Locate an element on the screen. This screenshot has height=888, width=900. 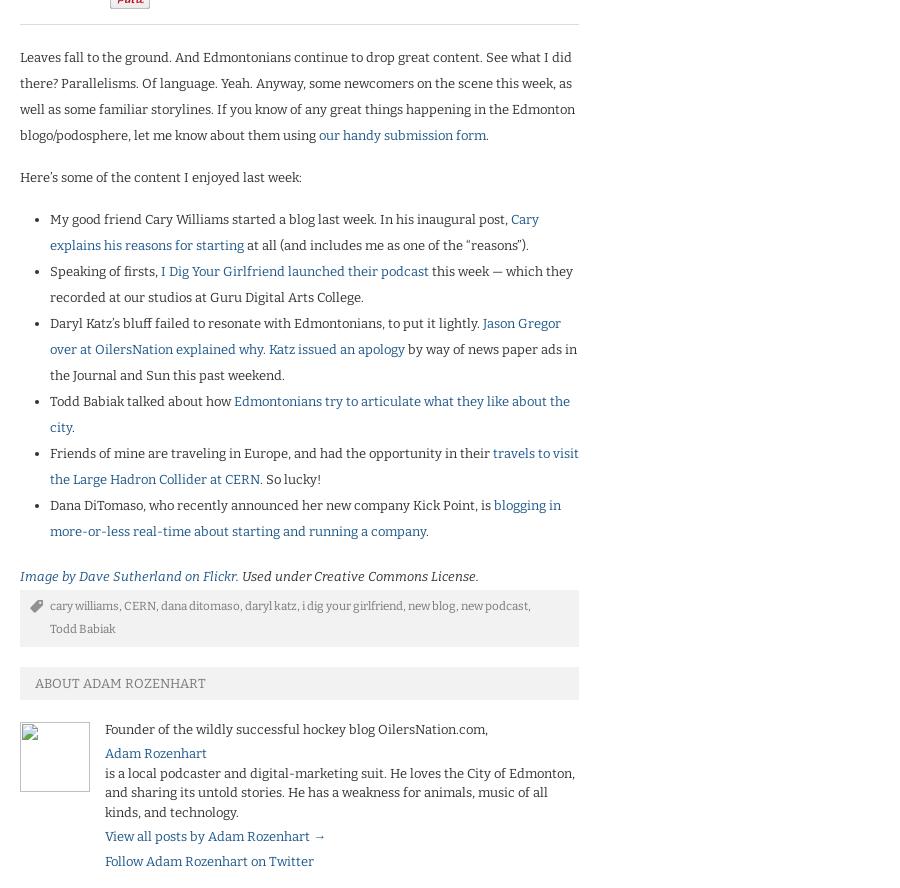
'My good friend Cary Williams started a blog last week. In his inaugural post,' is located at coordinates (49, 217).